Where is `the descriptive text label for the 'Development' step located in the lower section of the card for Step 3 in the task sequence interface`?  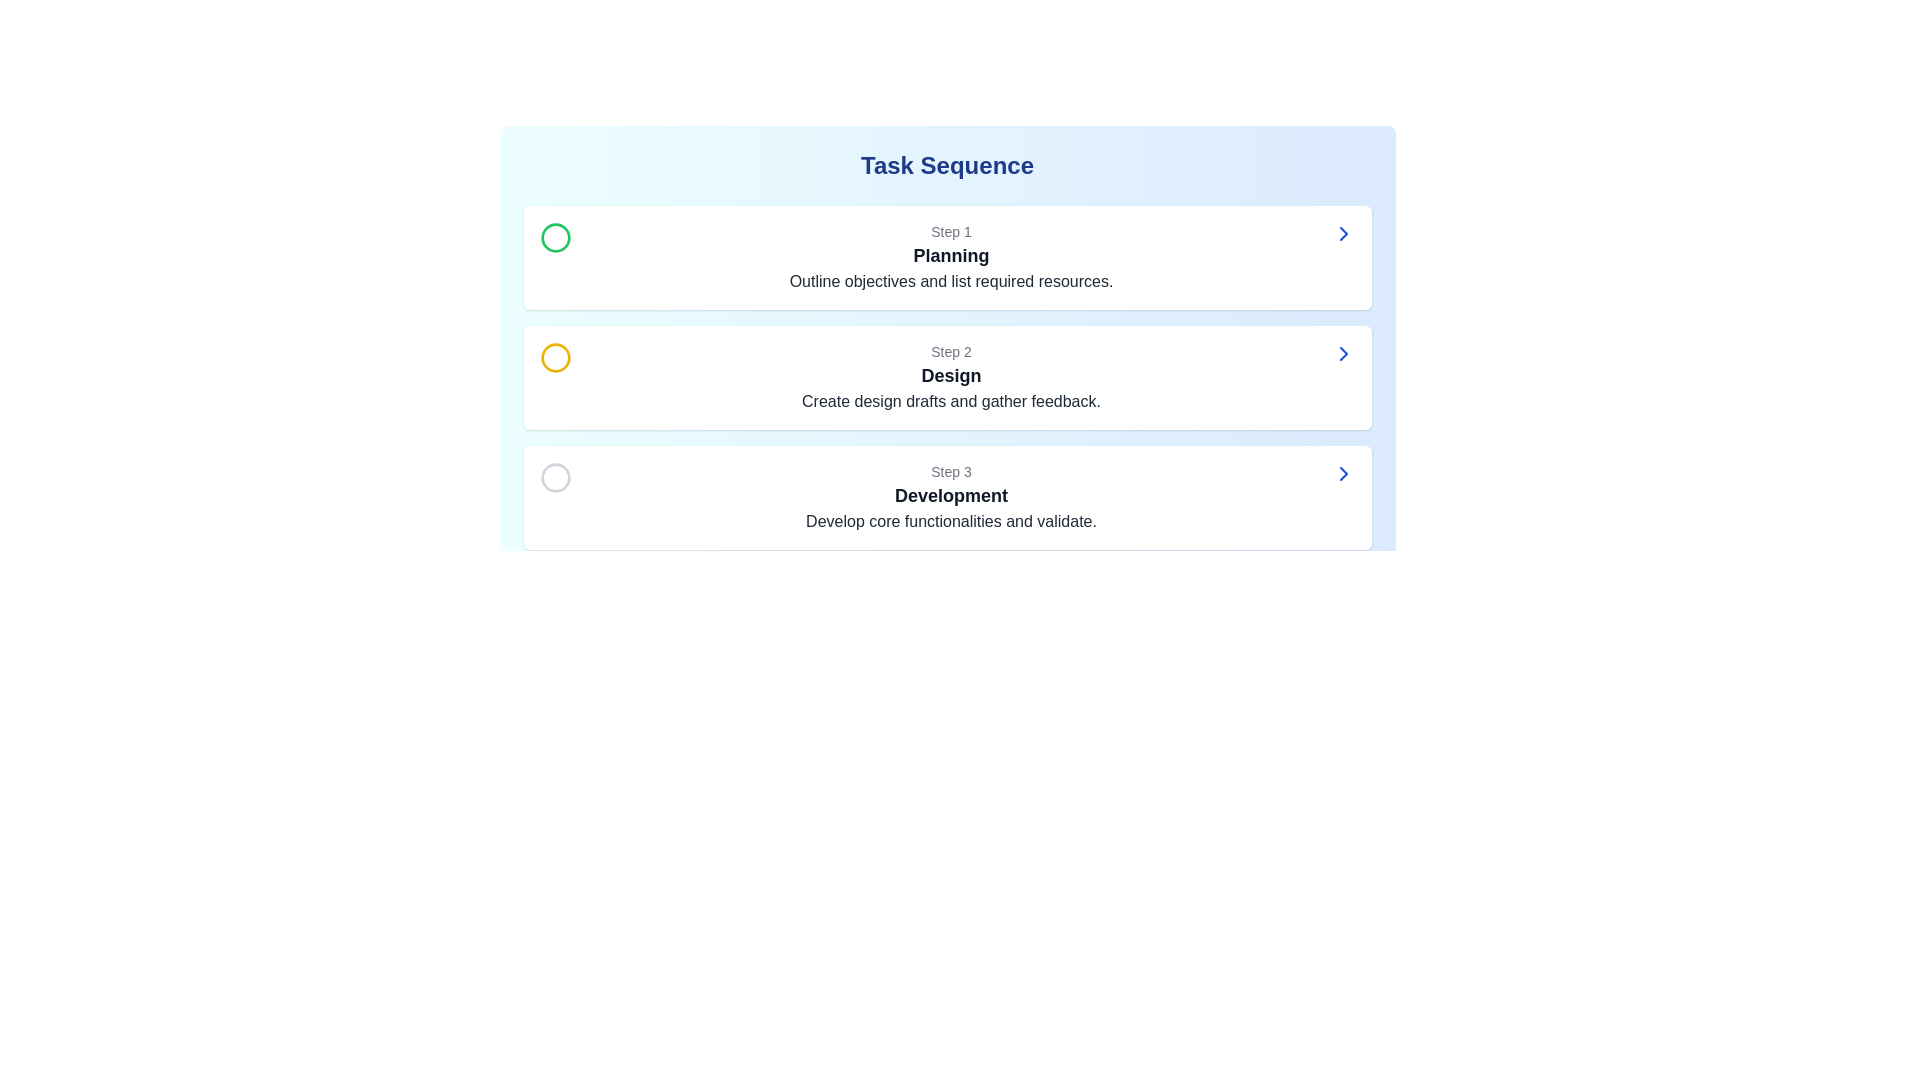
the descriptive text label for the 'Development' step located in the lower section of the card for Step 3 in the task sequence interface is located at coordinates (950, 520).